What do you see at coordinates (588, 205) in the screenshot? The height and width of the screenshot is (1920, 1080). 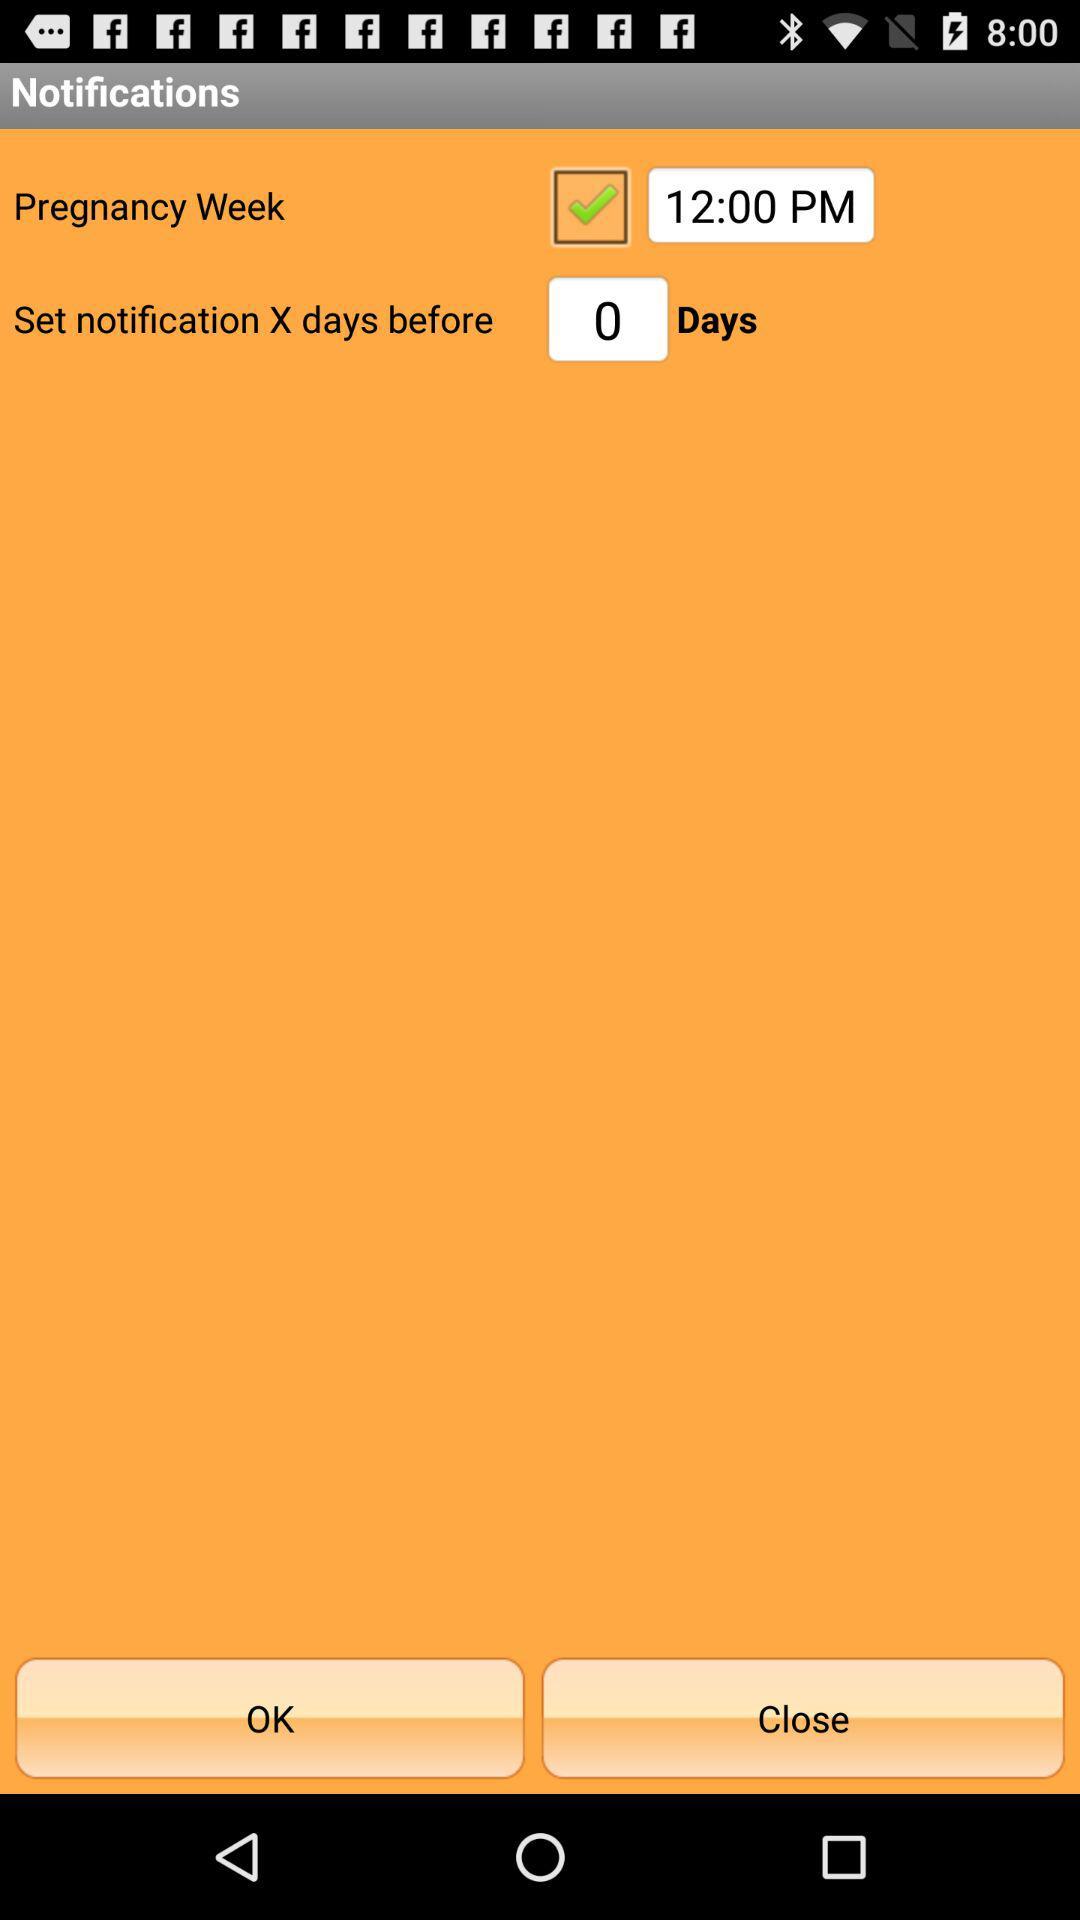 I see `icon to the right of the pregnancy week item` at bounding box center [588, 205].